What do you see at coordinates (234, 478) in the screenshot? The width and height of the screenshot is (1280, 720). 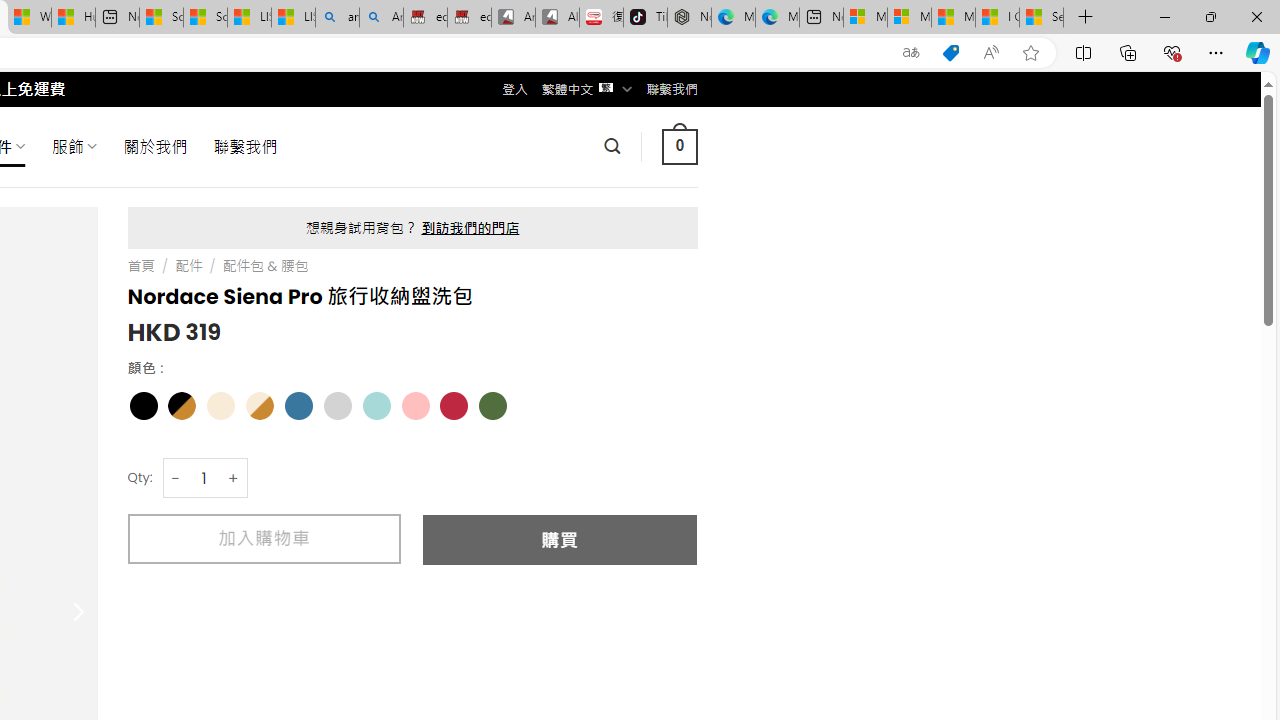 I see `'+'` at bounding box center [234, 478].